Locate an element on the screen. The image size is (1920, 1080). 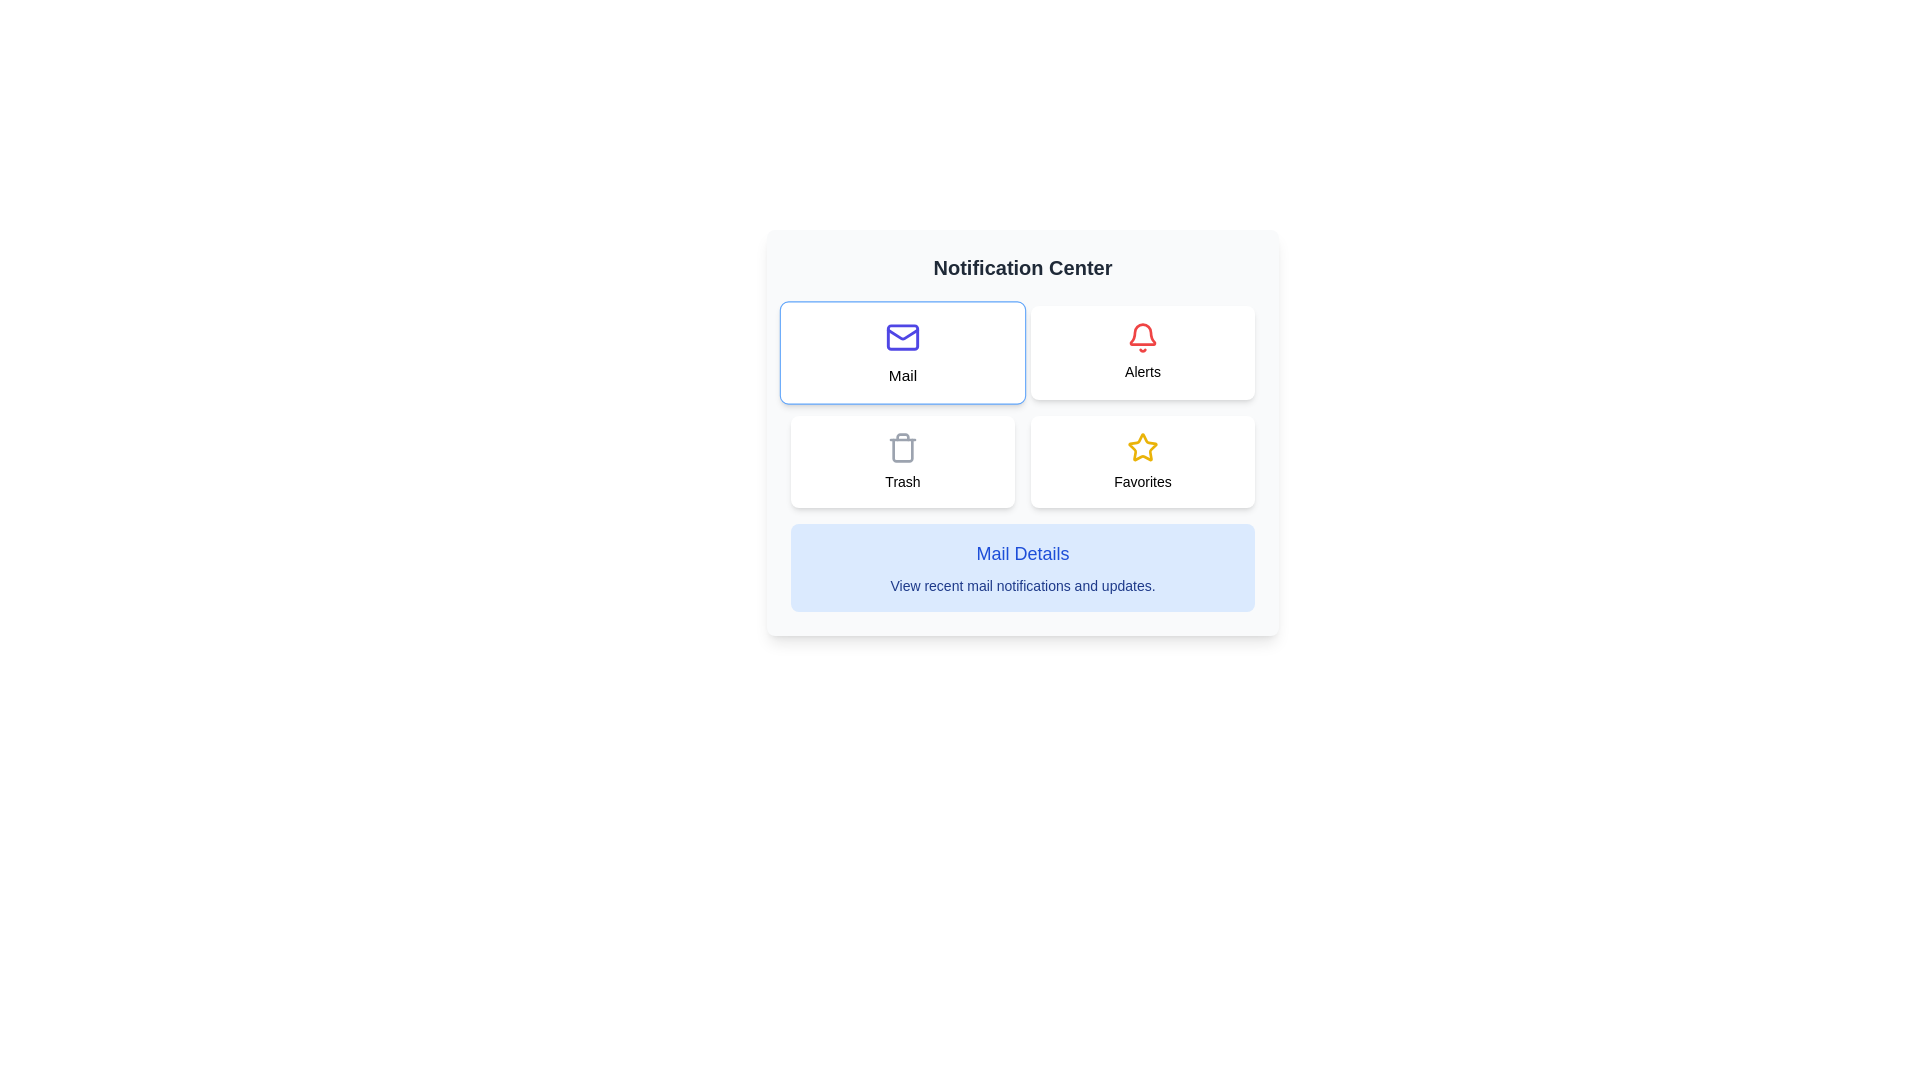
the text label that reads 'Mail Details', which is prominently styled in blue font and located at the top of the blue-bordered panel in the 'Notification Center' is located at coordinates (1022, 554).